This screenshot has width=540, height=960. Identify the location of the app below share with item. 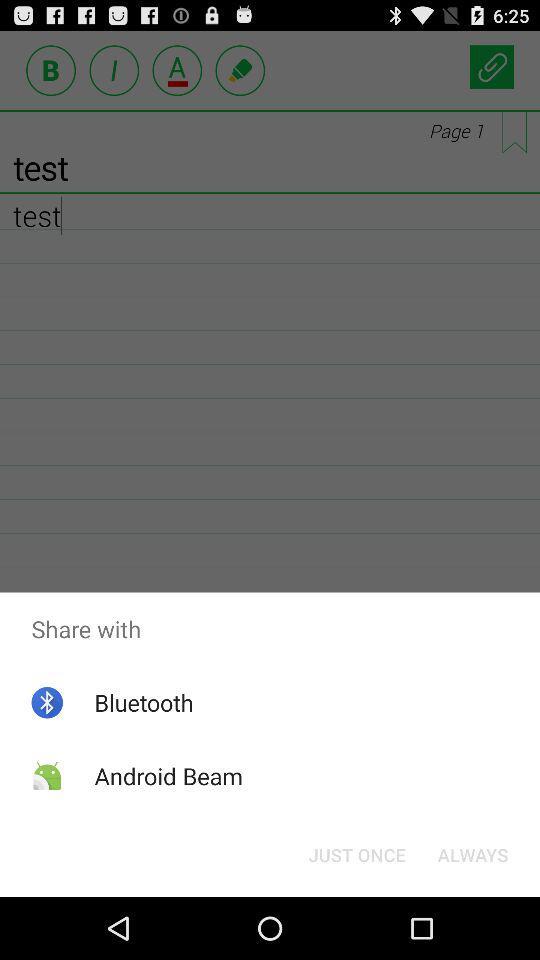
(472, 853).